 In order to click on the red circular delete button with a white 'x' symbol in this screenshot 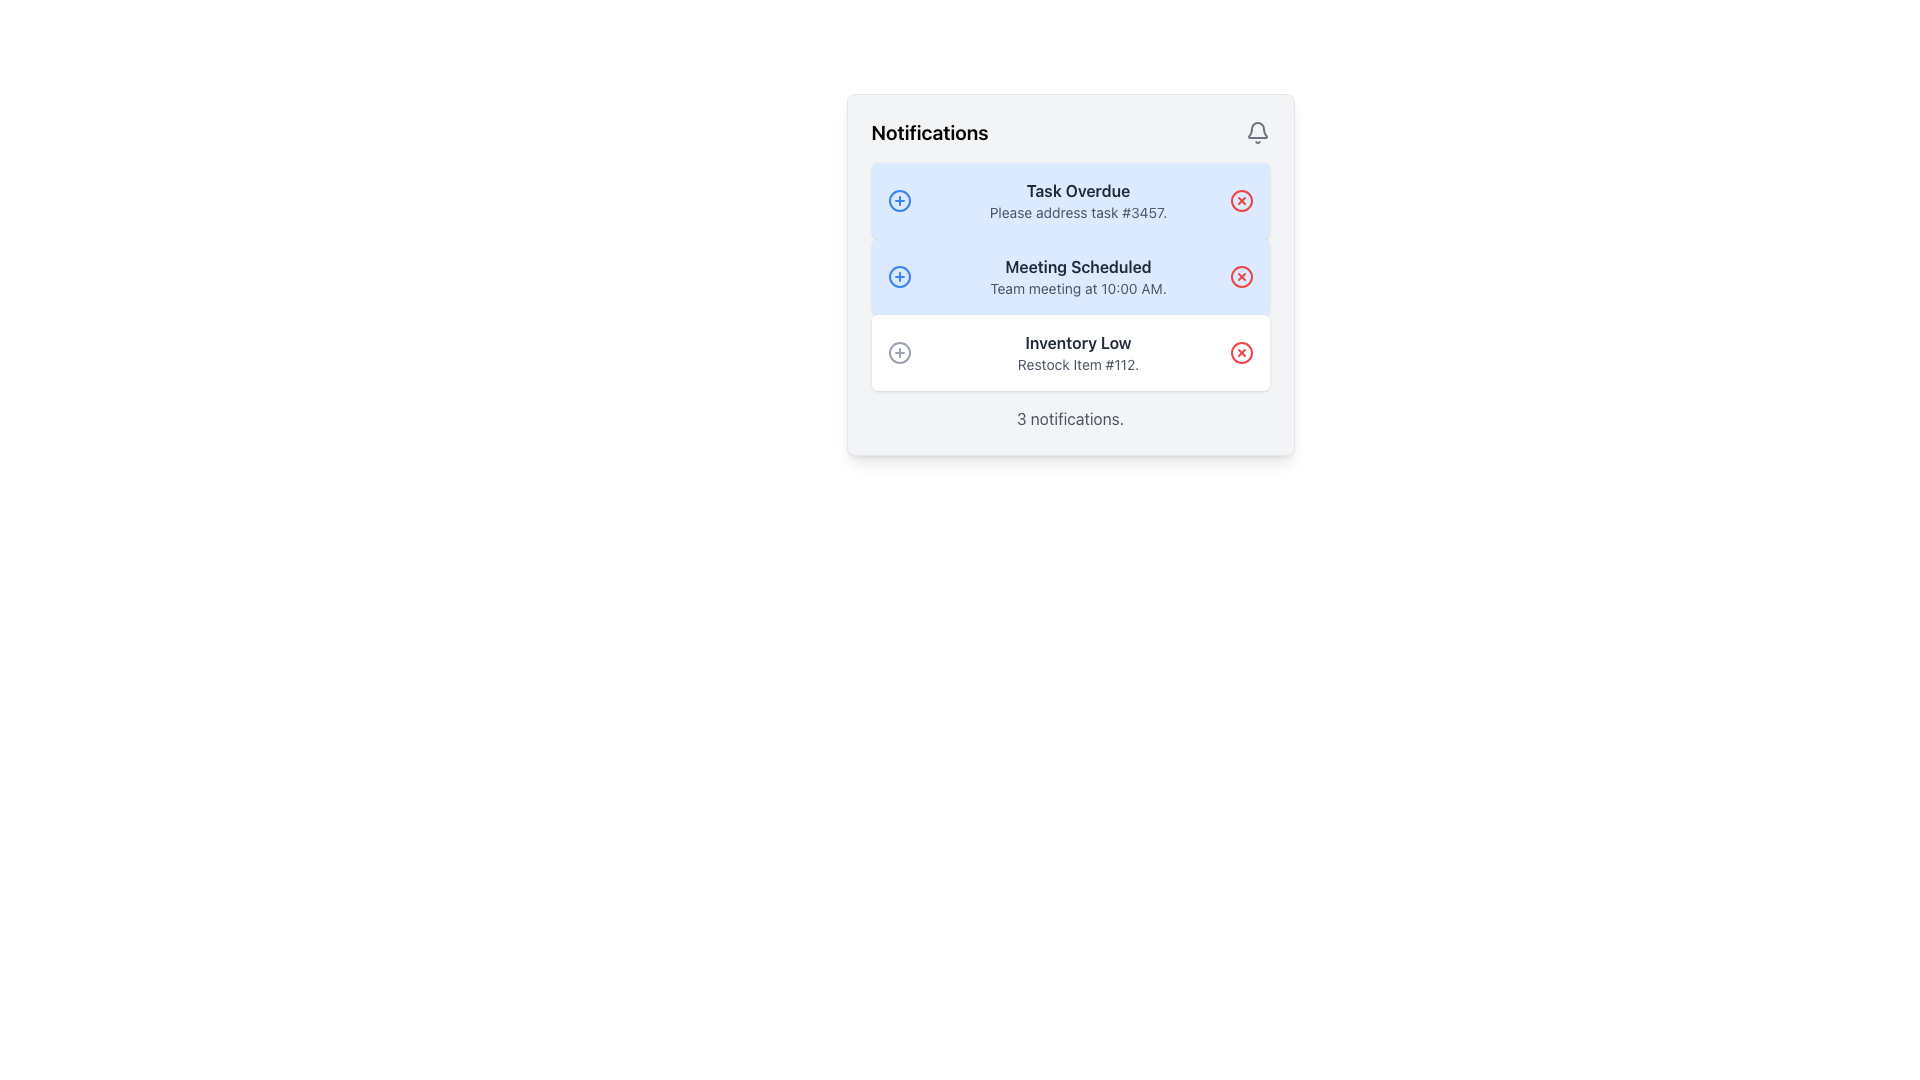, I will do `click(1240, 352)`.